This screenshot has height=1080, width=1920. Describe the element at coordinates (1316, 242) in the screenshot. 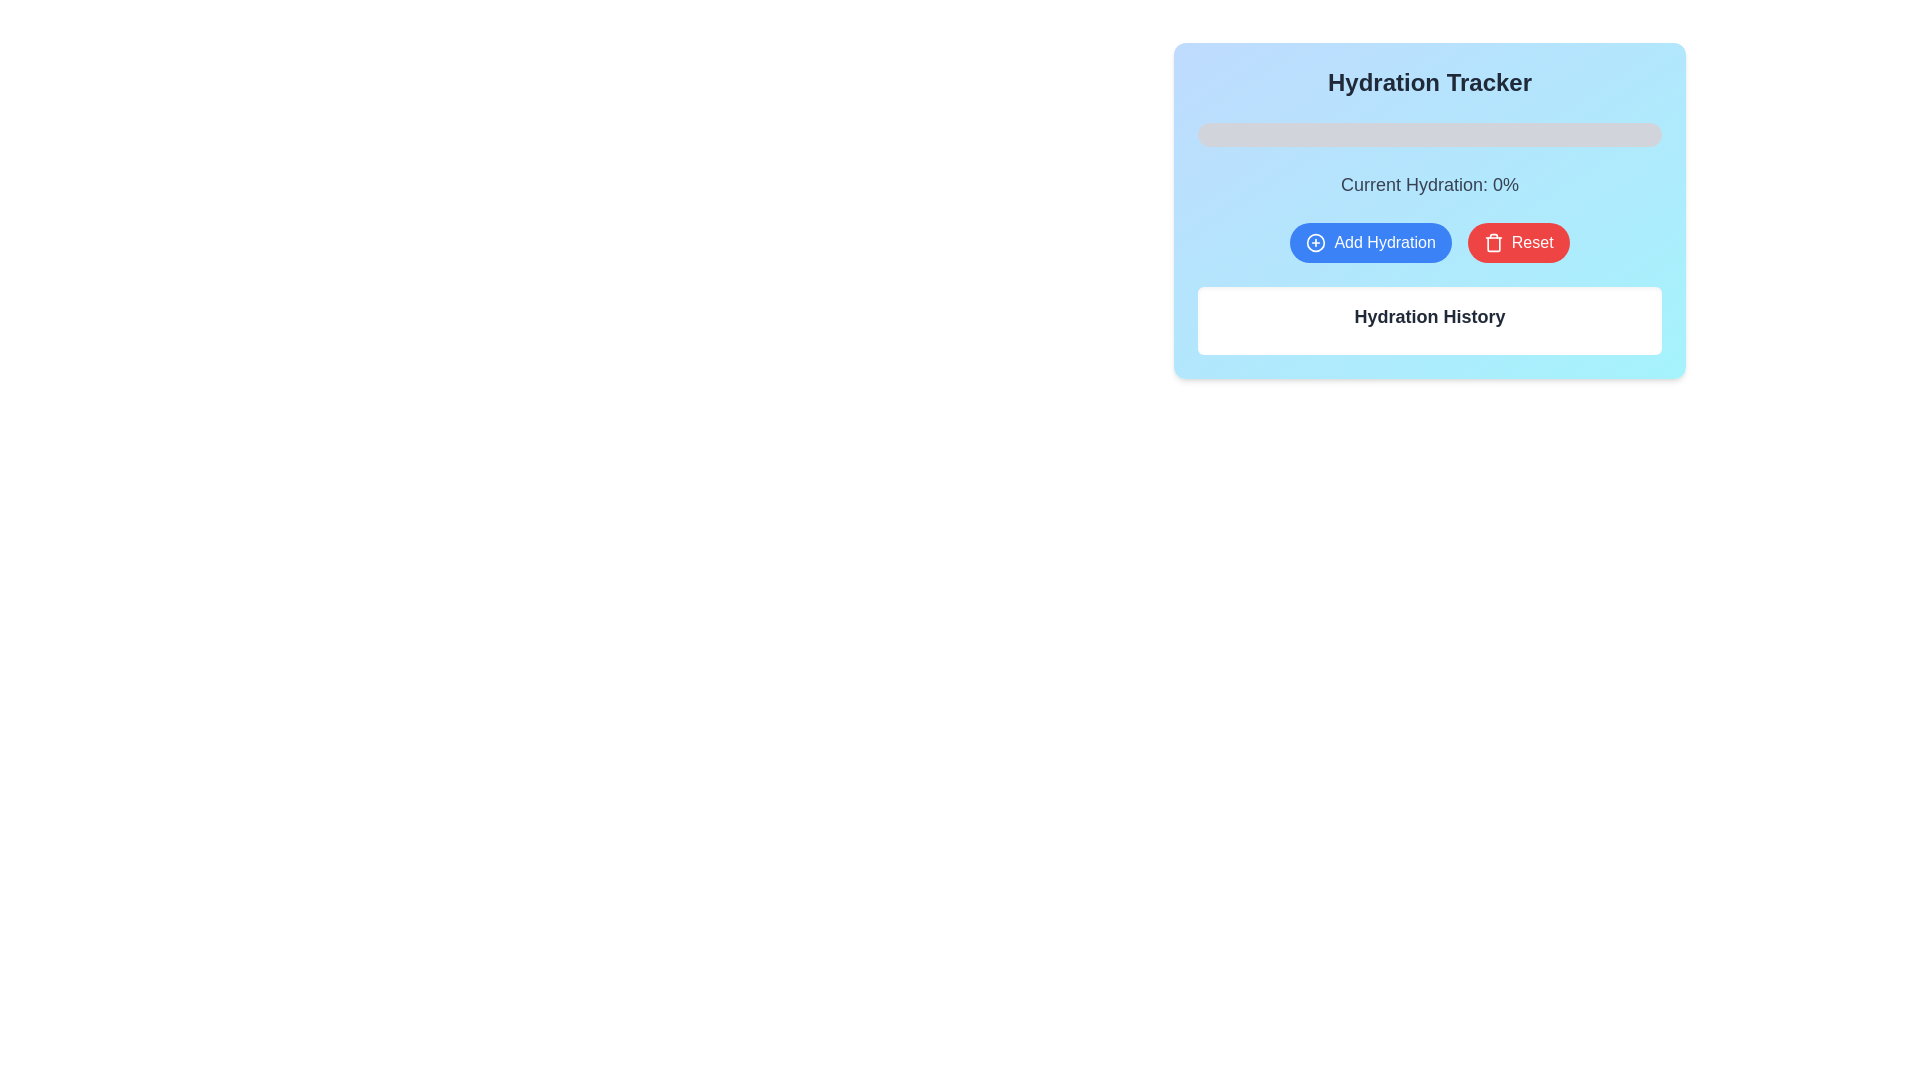

I see `the blue circle icon with a plus sign located to the left of the 'Add Hydration' text on the blue button` at that location.